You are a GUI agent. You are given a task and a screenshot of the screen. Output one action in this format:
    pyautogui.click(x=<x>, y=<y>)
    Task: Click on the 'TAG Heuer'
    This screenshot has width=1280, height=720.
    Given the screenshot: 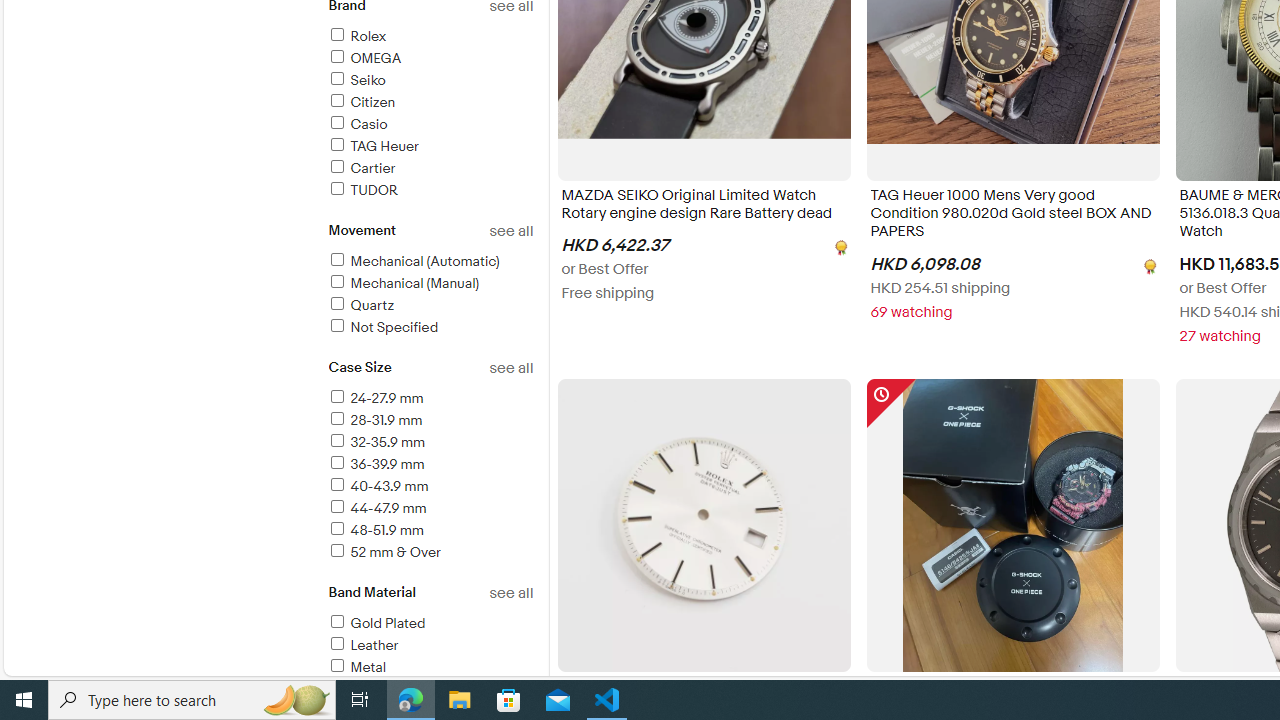 What is the action you would take?
    pyautogui.click(x=429, y=146)
    